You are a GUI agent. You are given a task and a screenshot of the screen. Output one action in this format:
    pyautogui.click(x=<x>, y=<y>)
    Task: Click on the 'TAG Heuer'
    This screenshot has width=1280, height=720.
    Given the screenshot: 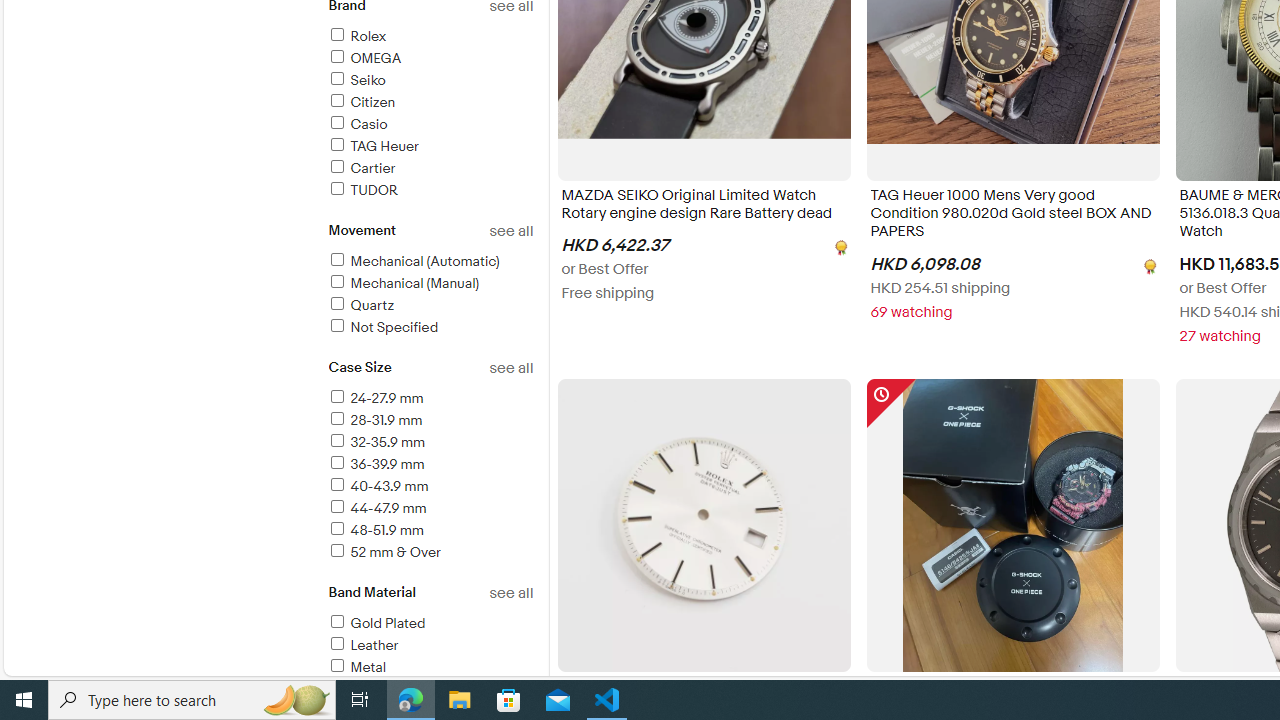 What is the action you would take?
    pyautogui.click(x=429, y=146)
    